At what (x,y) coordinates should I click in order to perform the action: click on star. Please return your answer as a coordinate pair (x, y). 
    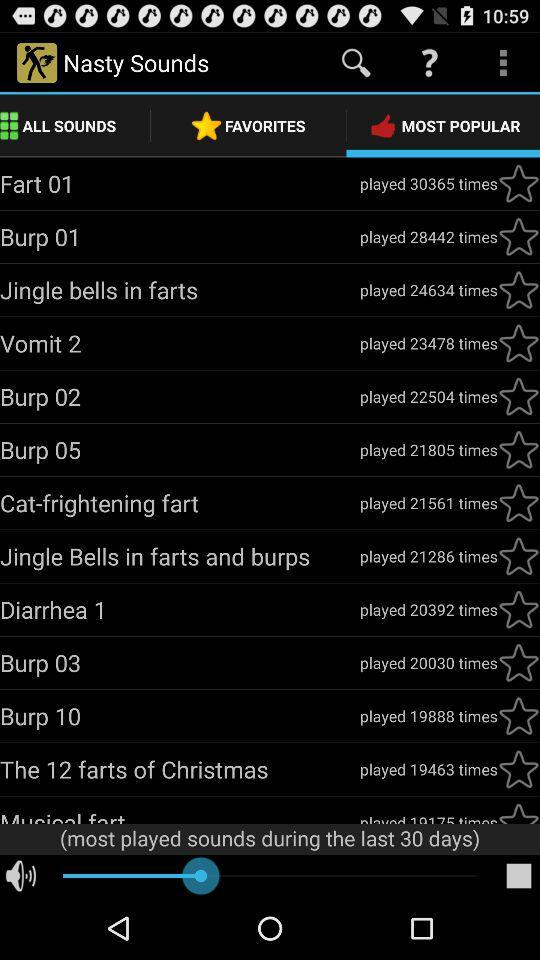
    Looking at the image, I should click on (518, 608).